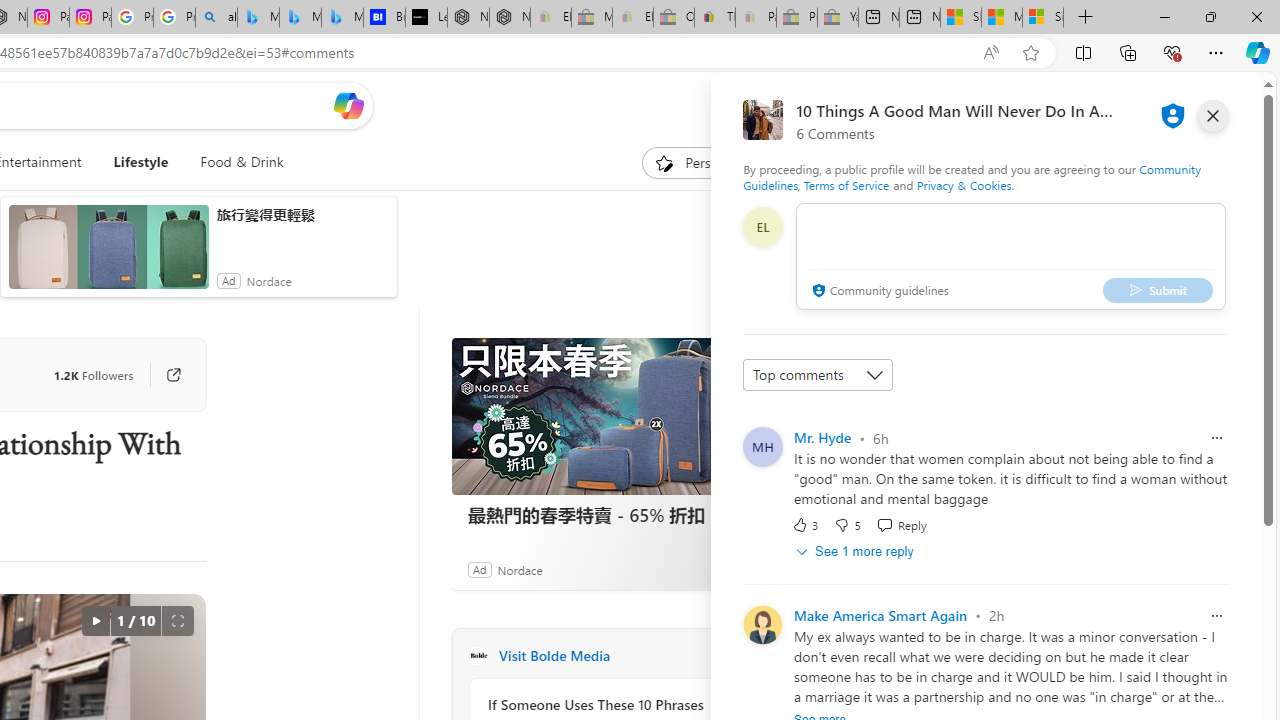  I want to click on 'Threats and offensive language policy | eBay', so click(714, 17).